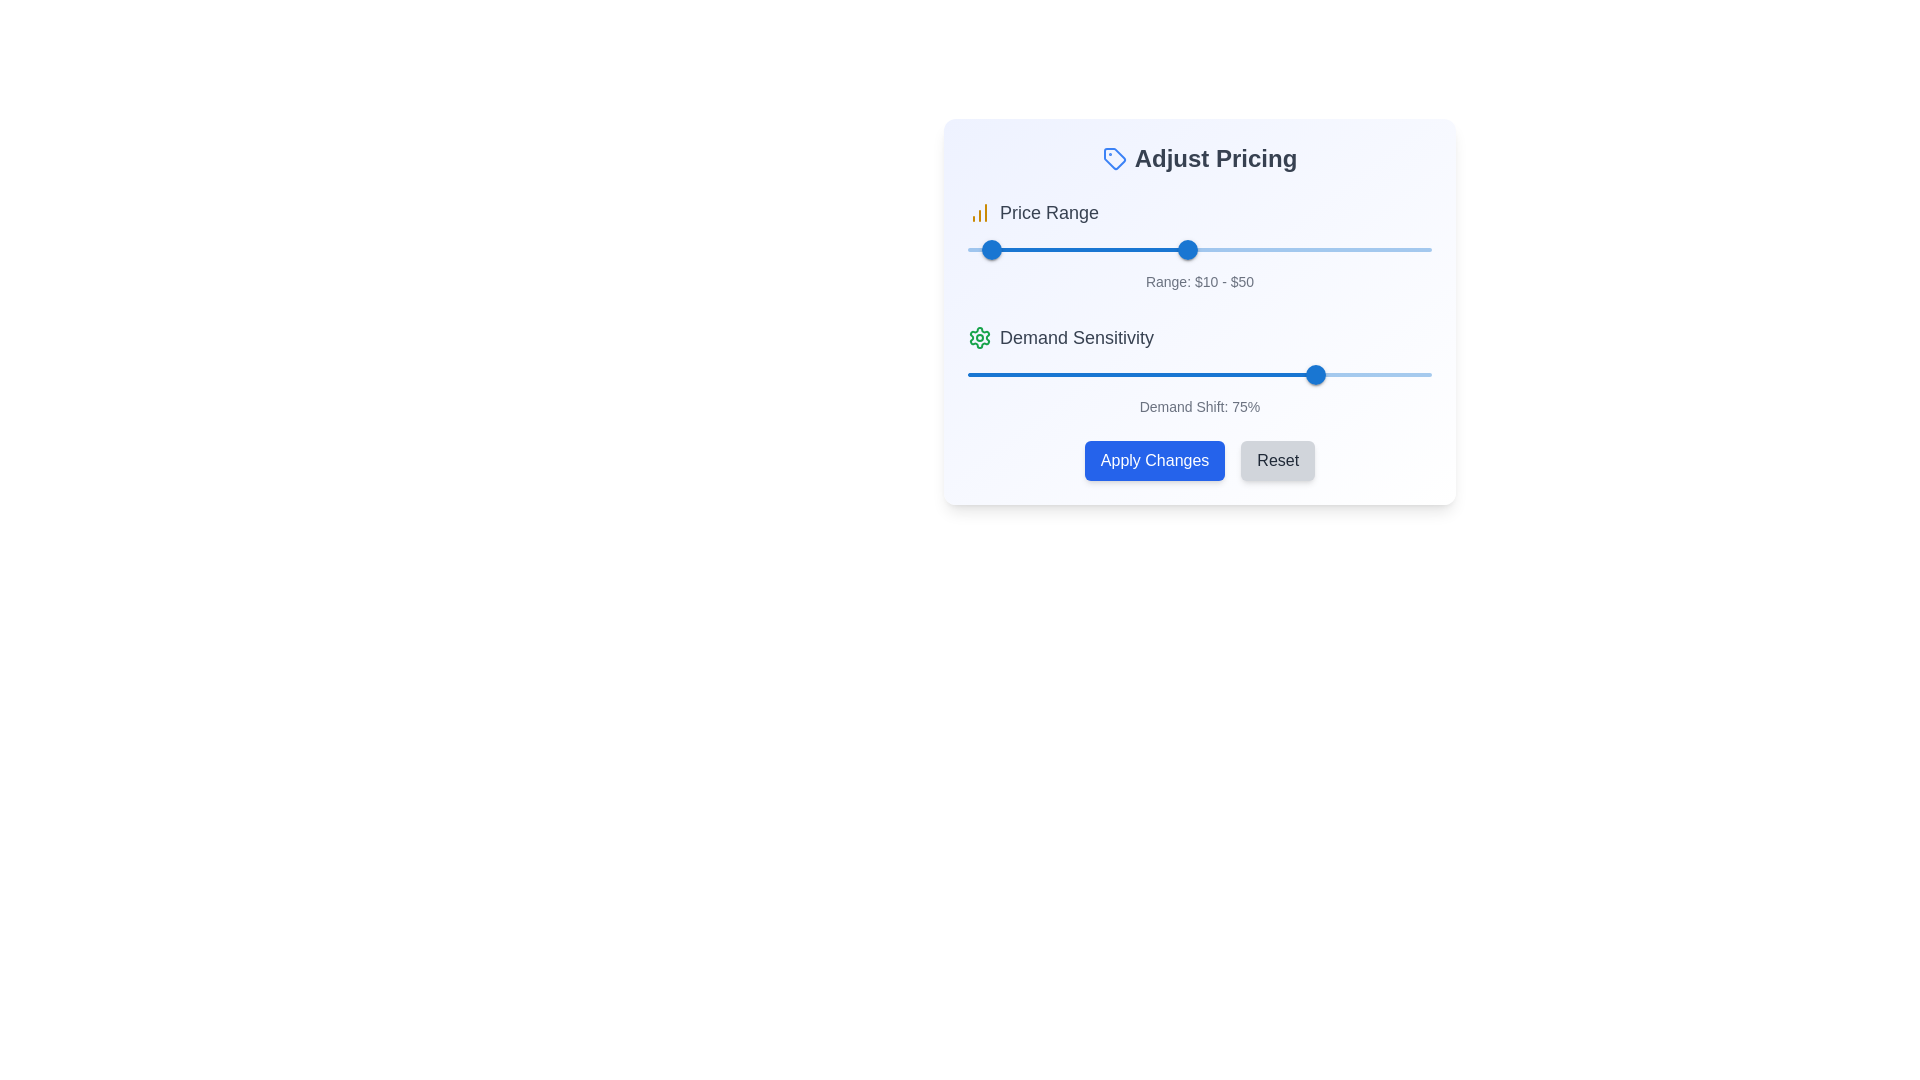 This screenshot has width=1920, height=1080. Describe the element at coordinates (1200, 157) in the screenshot. I see `the Section Header that indicates pricing settings, which is positioned at the top center of a white rectangular card with rounded corners` at that location.